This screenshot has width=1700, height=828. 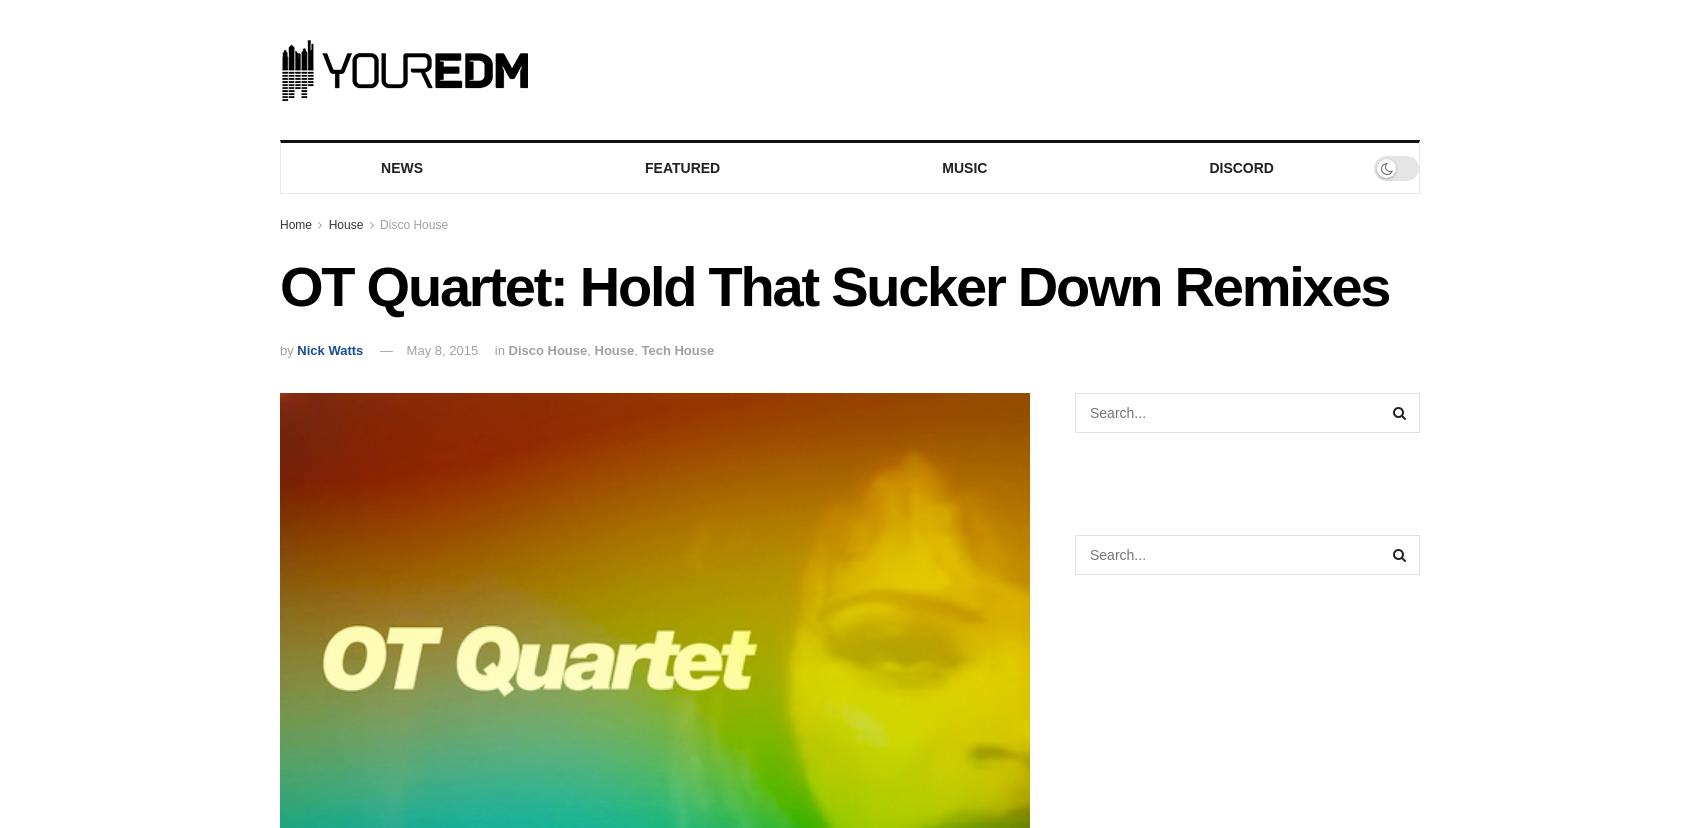 I want to click on 'Nick Watts', so click(x=328, y=350).